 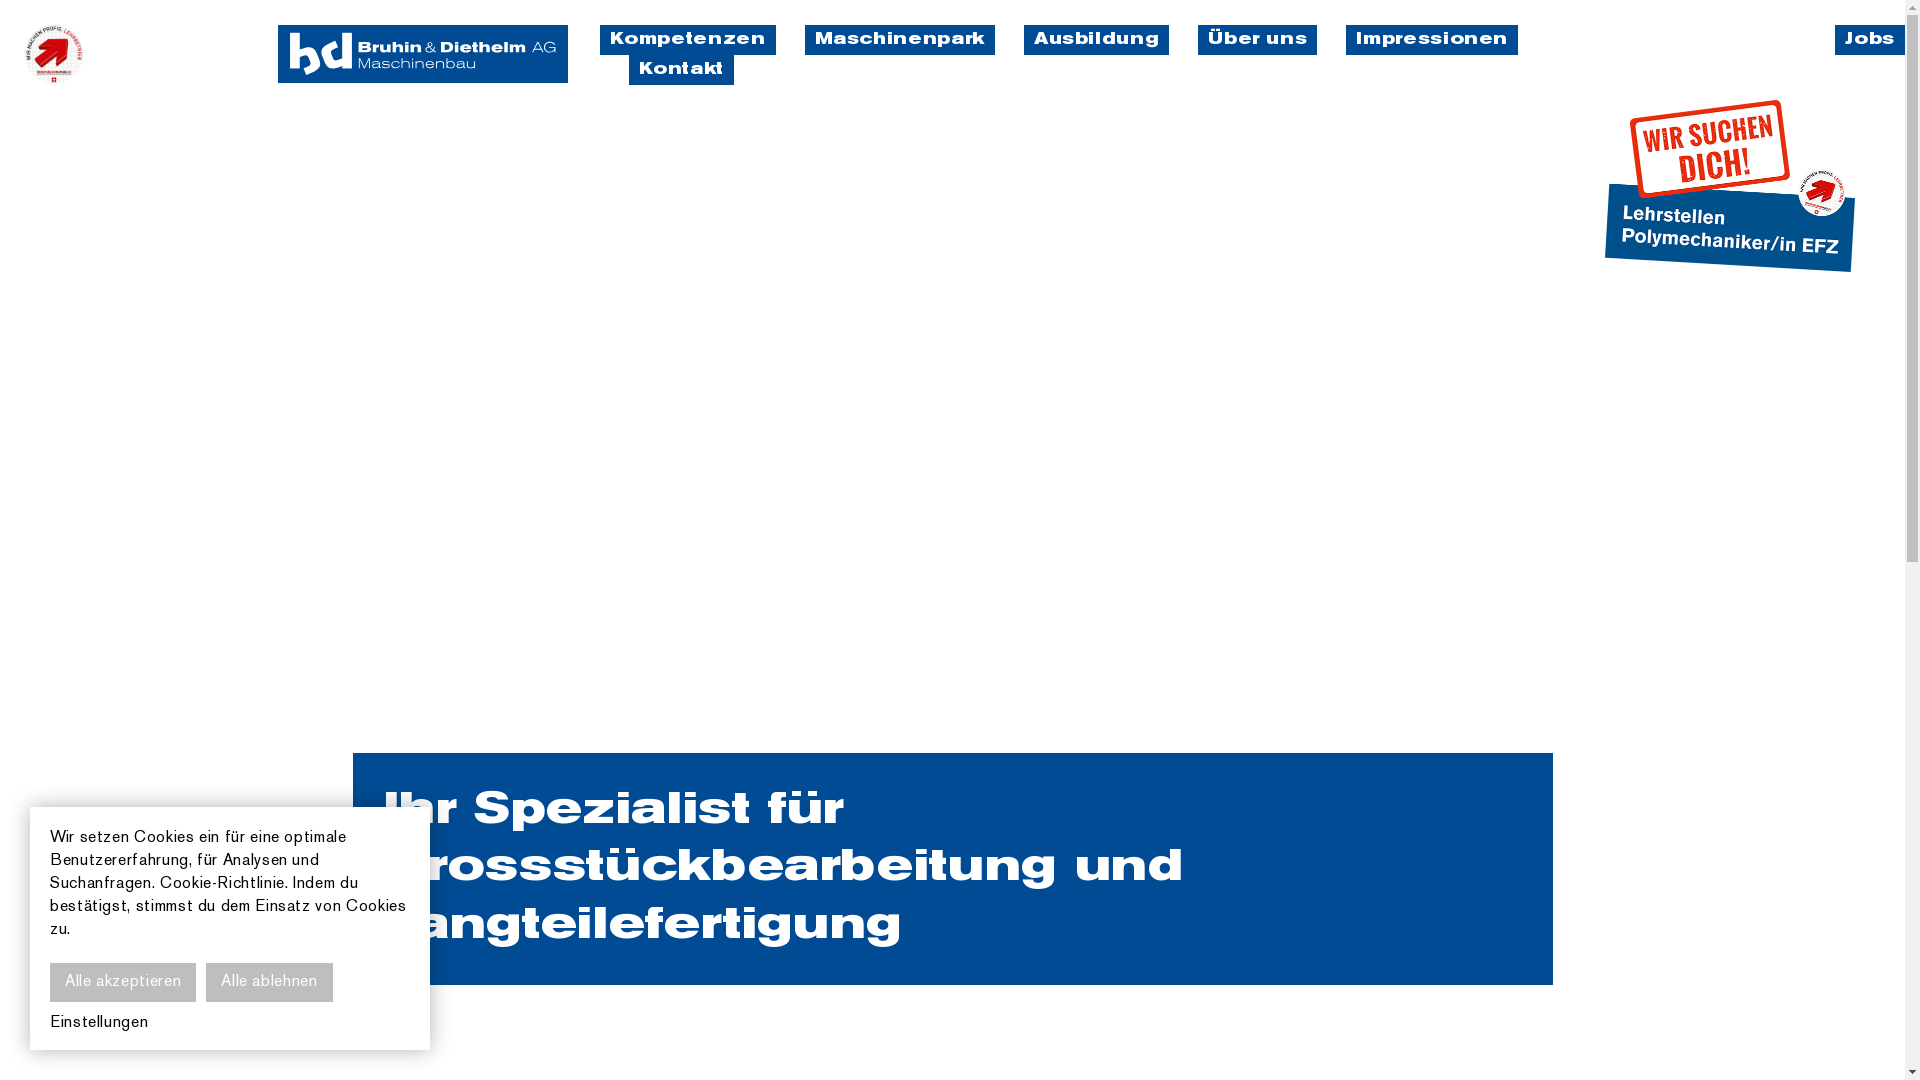 What do you see at coordinates (1430, 39) in the screenshot?
I see `'Impressionen'` at bounding box center [1430, 39].